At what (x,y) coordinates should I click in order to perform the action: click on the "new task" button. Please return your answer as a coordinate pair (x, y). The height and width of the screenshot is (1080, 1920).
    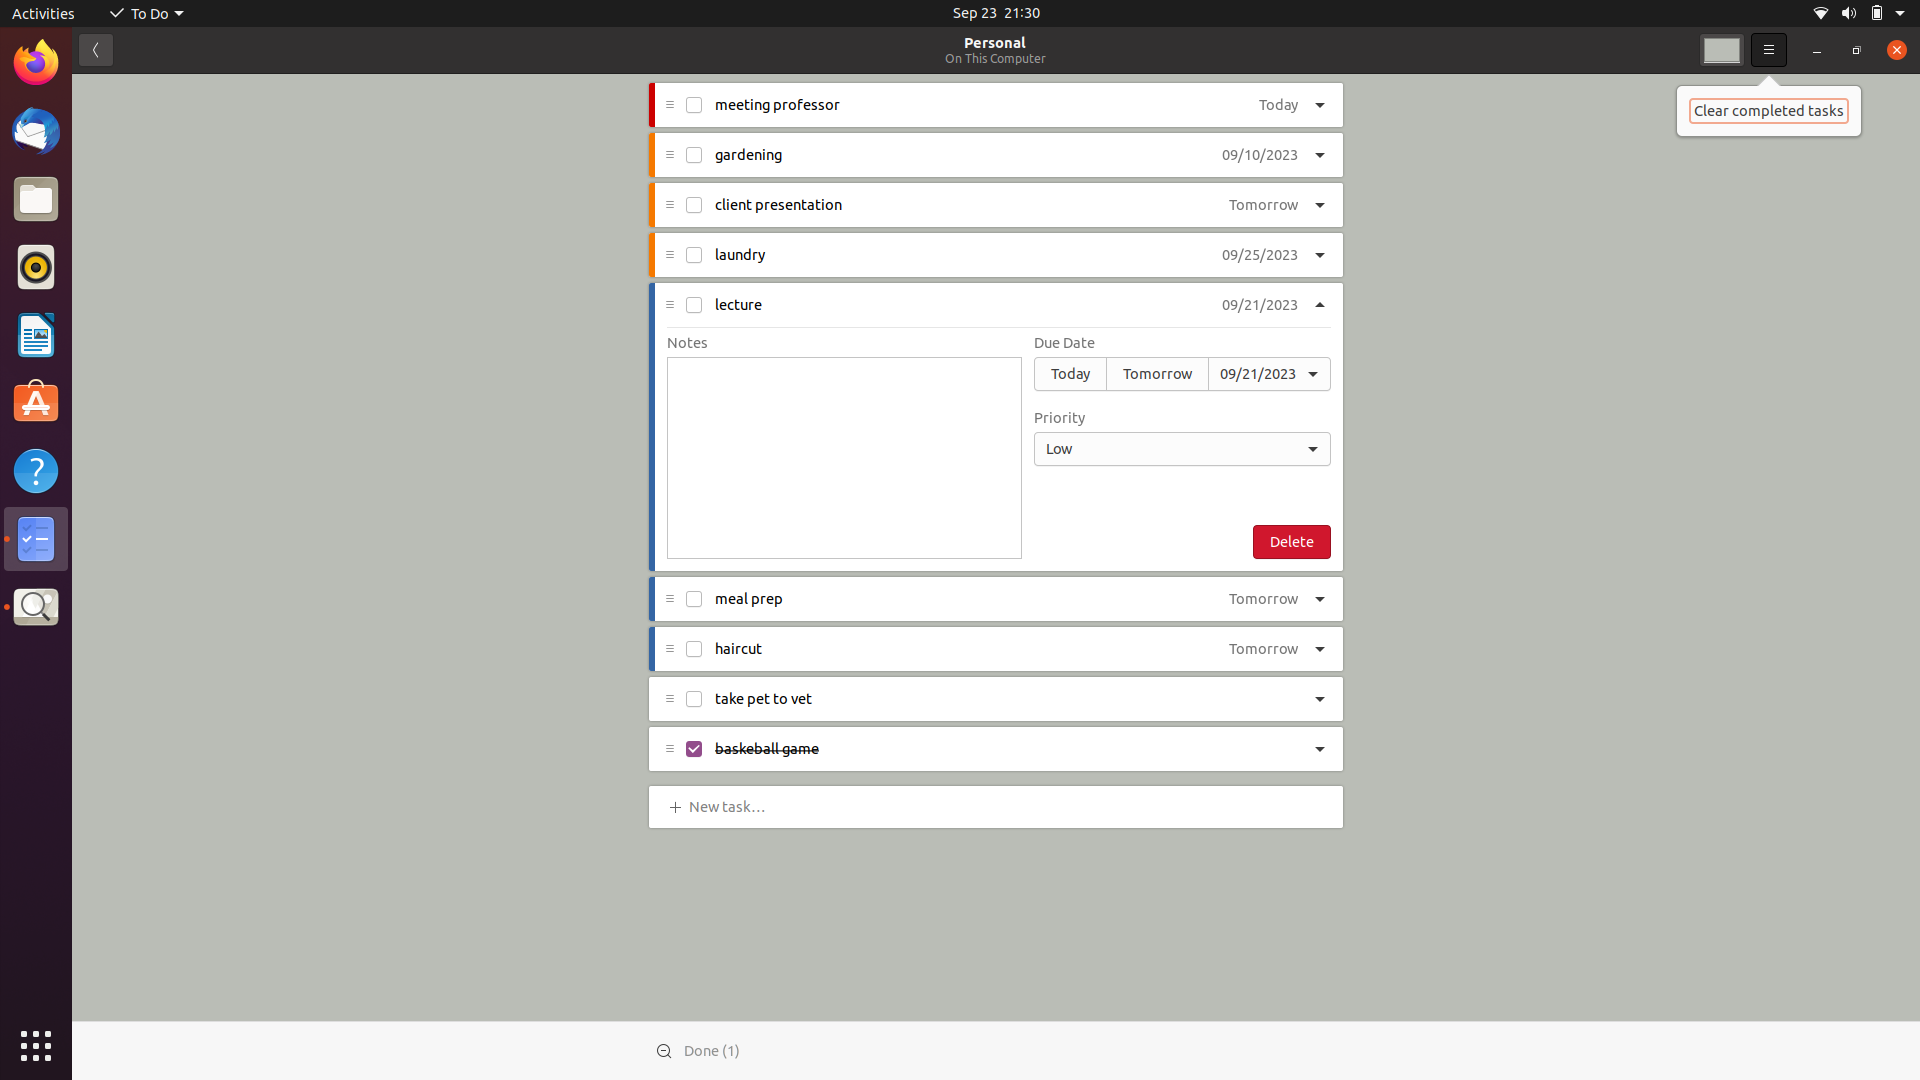
    Looking at the image, I should click on (730, 804).